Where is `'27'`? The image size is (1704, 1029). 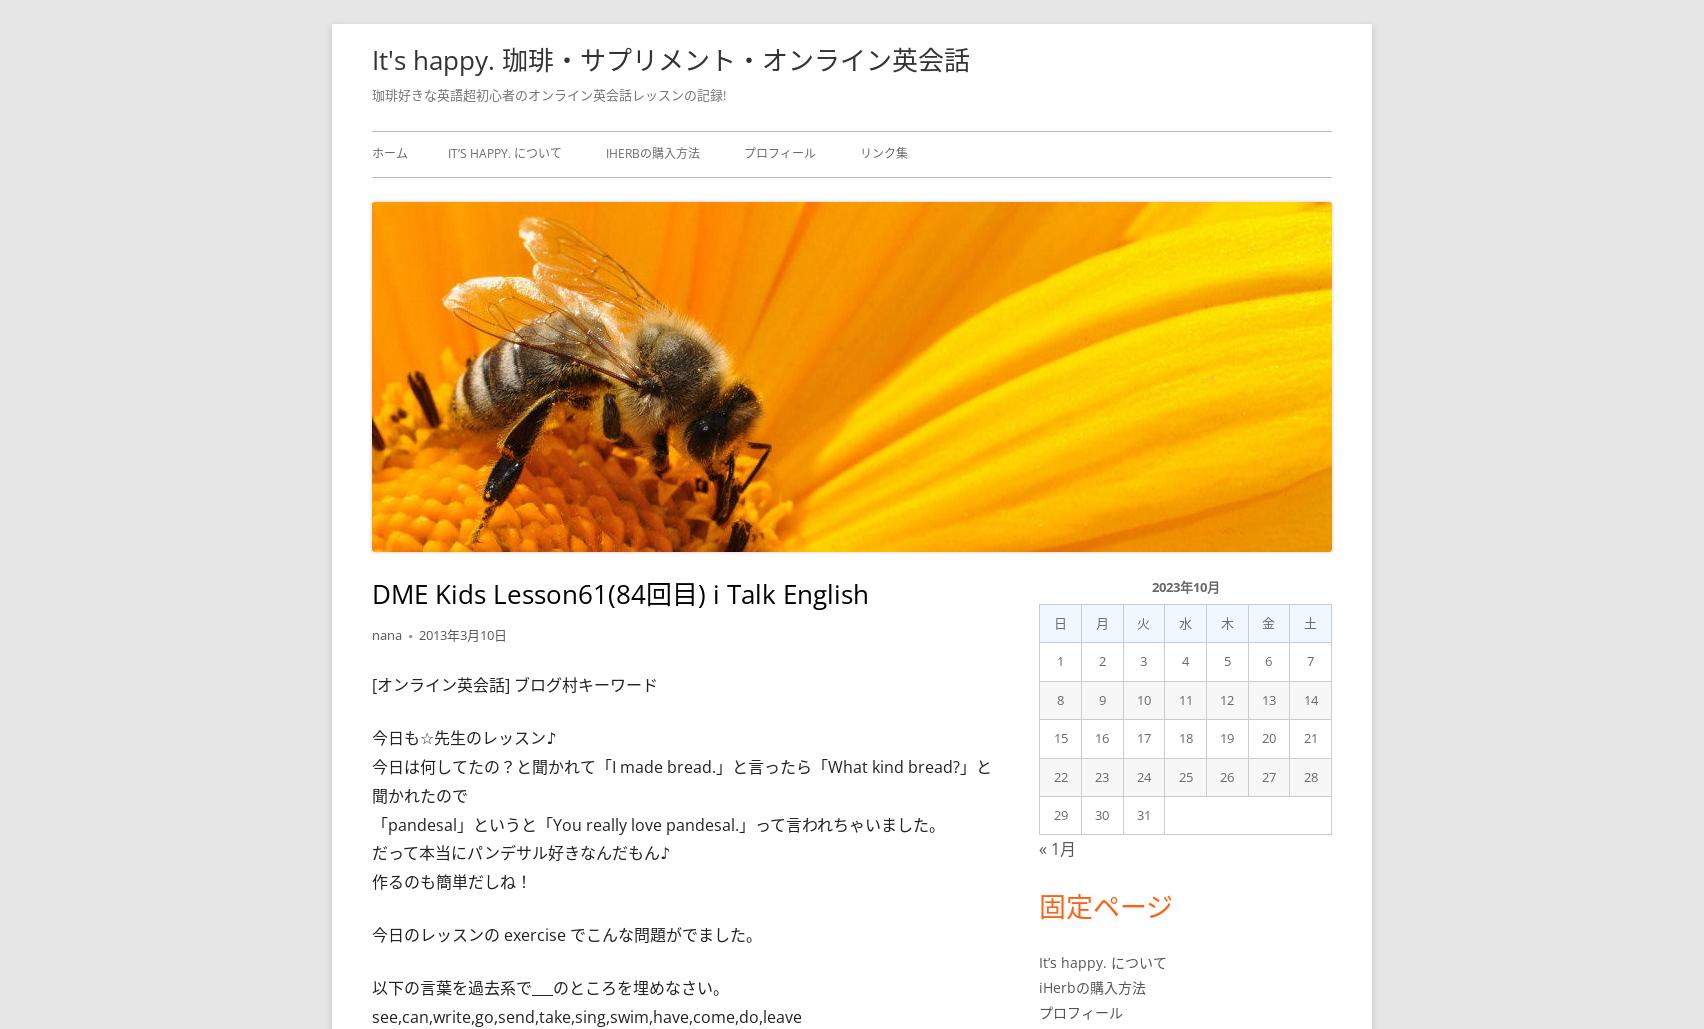
'27' is located at coordinates (1266, 775).